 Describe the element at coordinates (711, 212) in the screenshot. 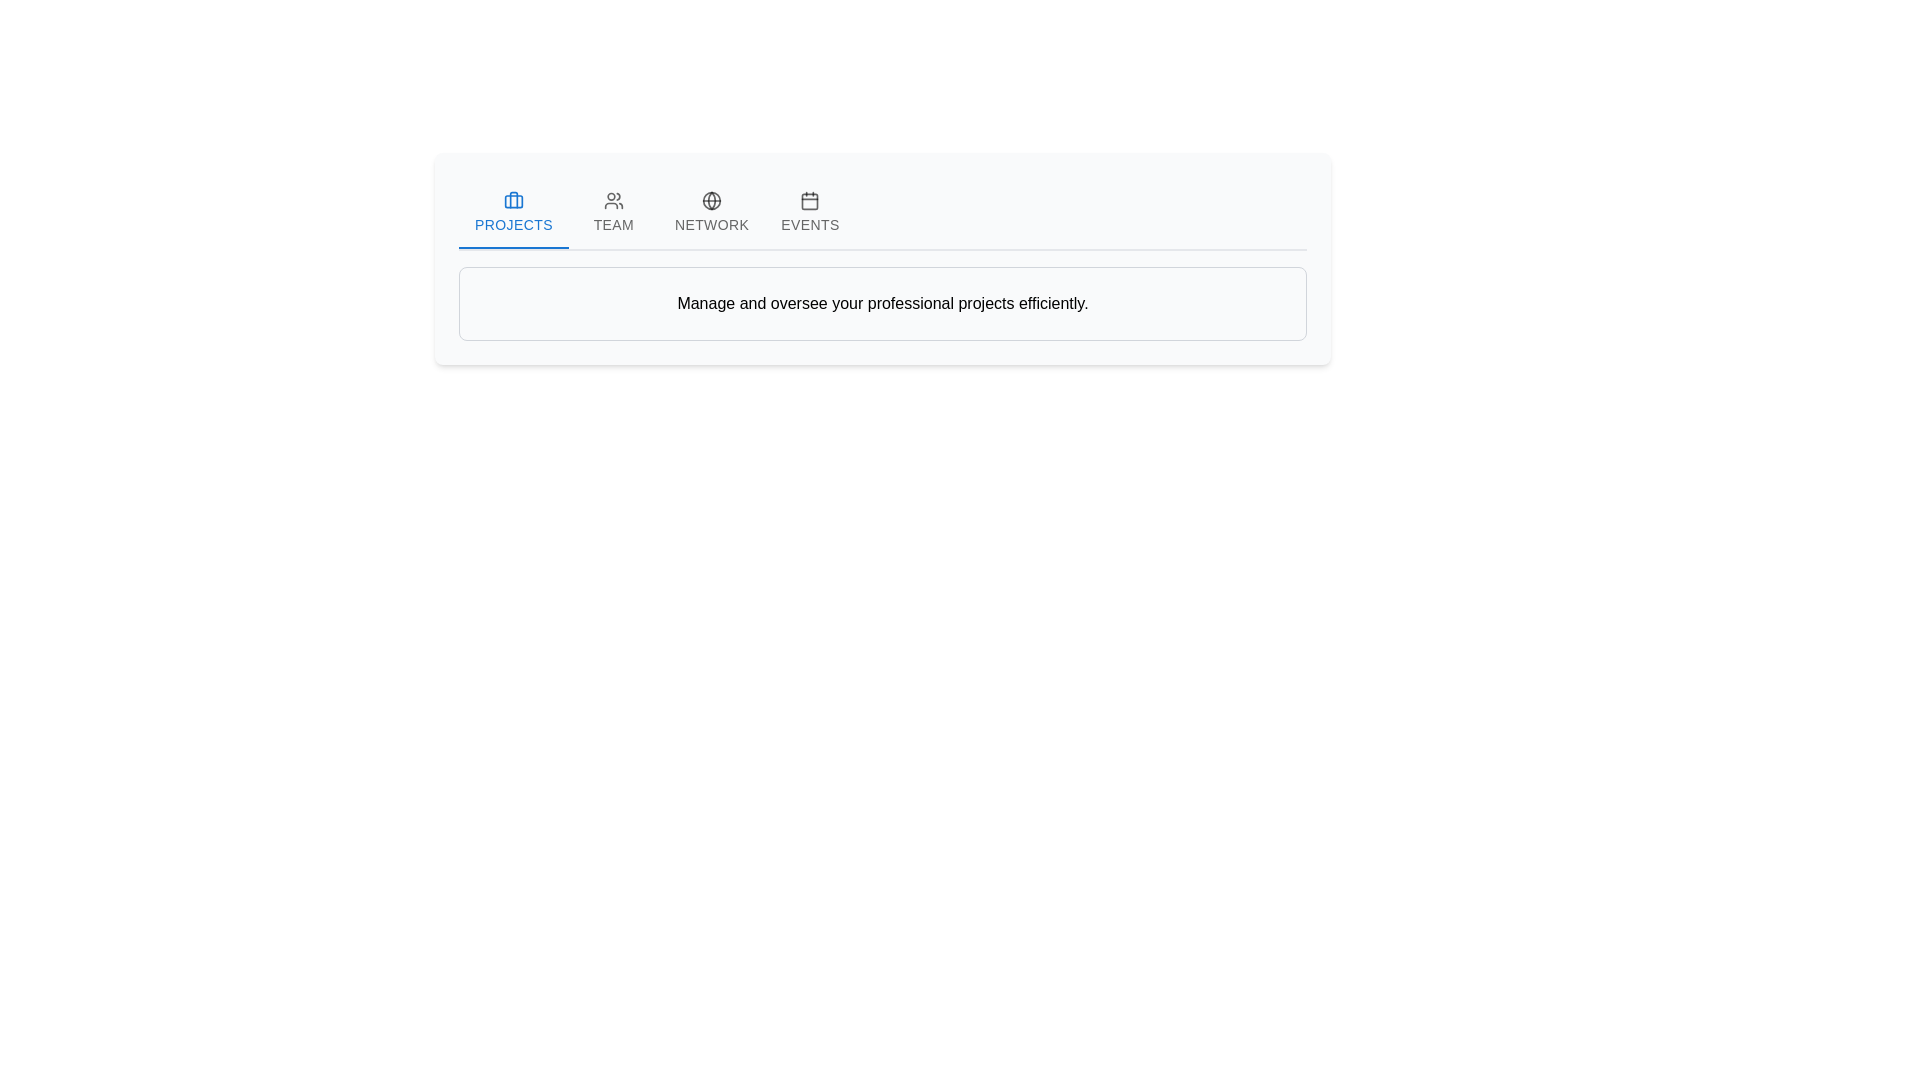

I see `the 'Network' button (tab)` at that location.